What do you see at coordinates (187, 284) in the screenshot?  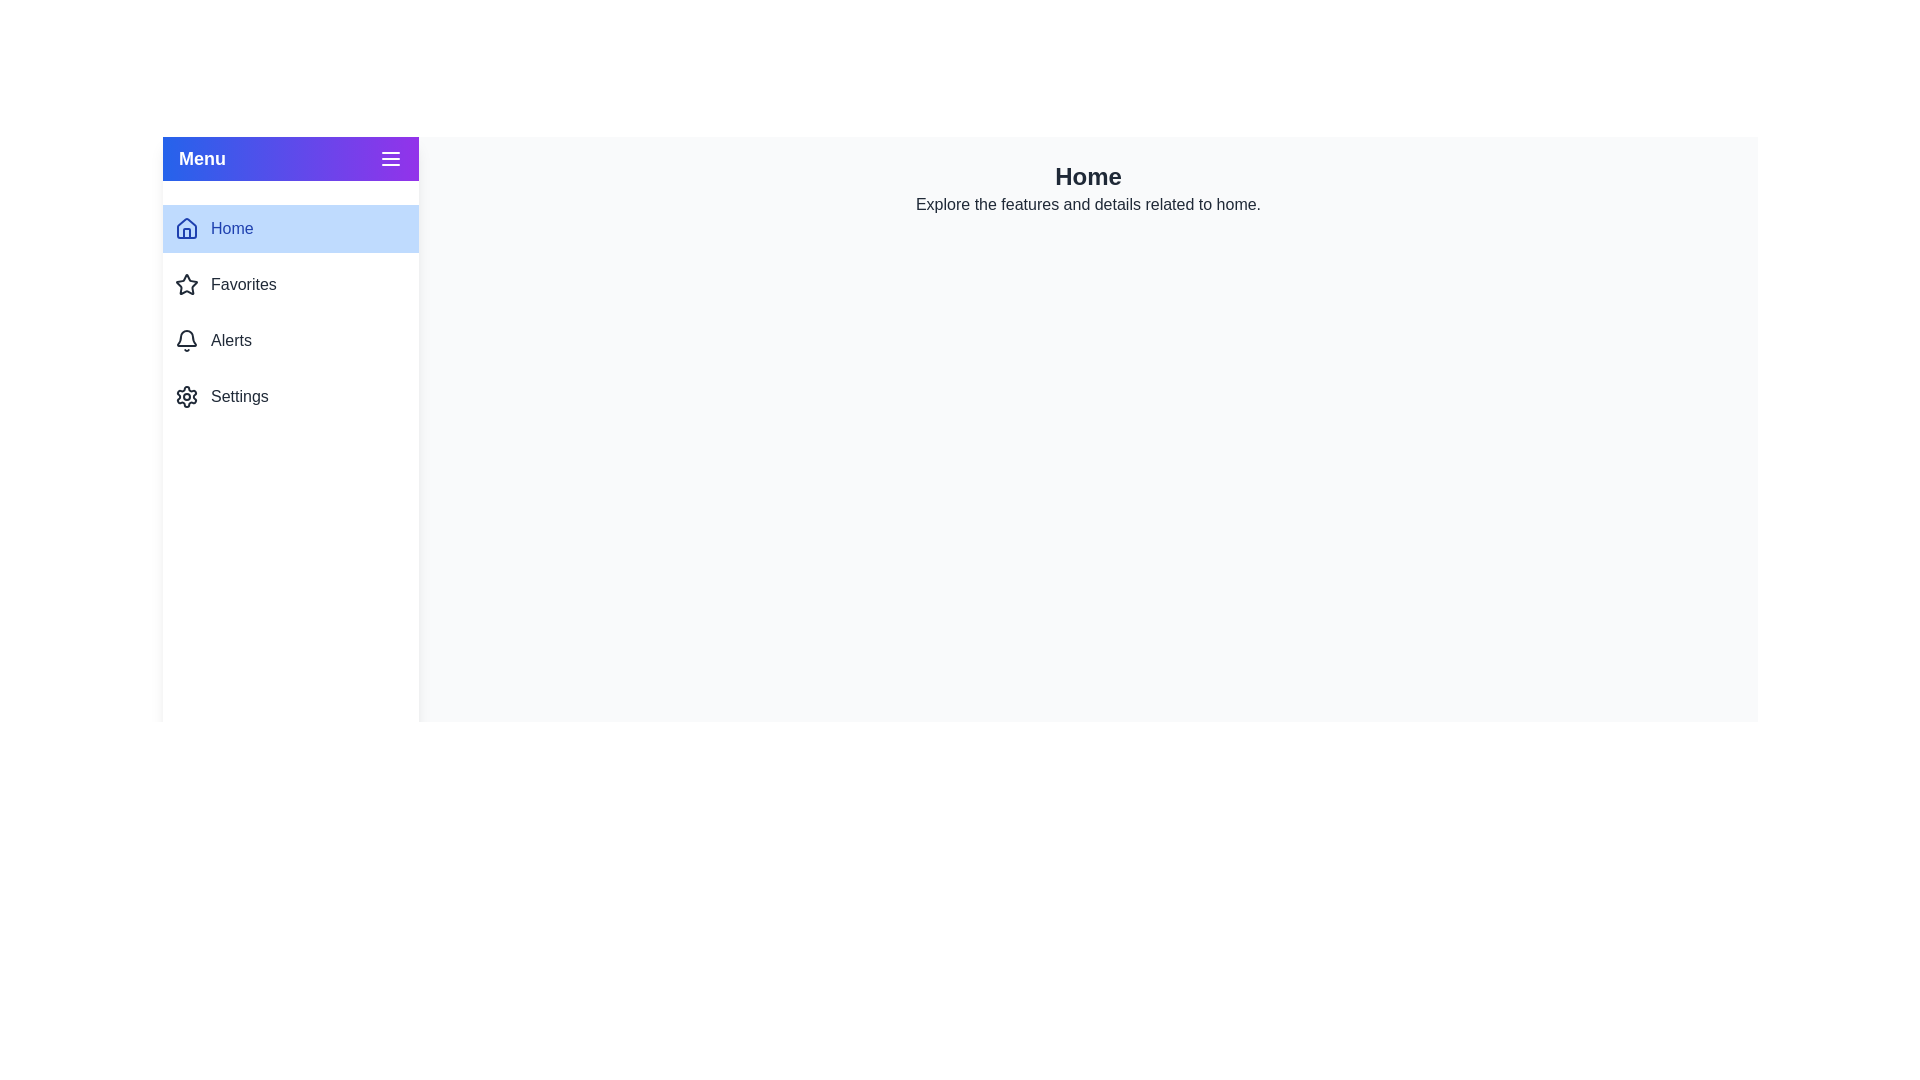 I see `the star-shaped icon located in the navigation menu to the left of the word 'Favorites'` at bounding box center [187, 284].